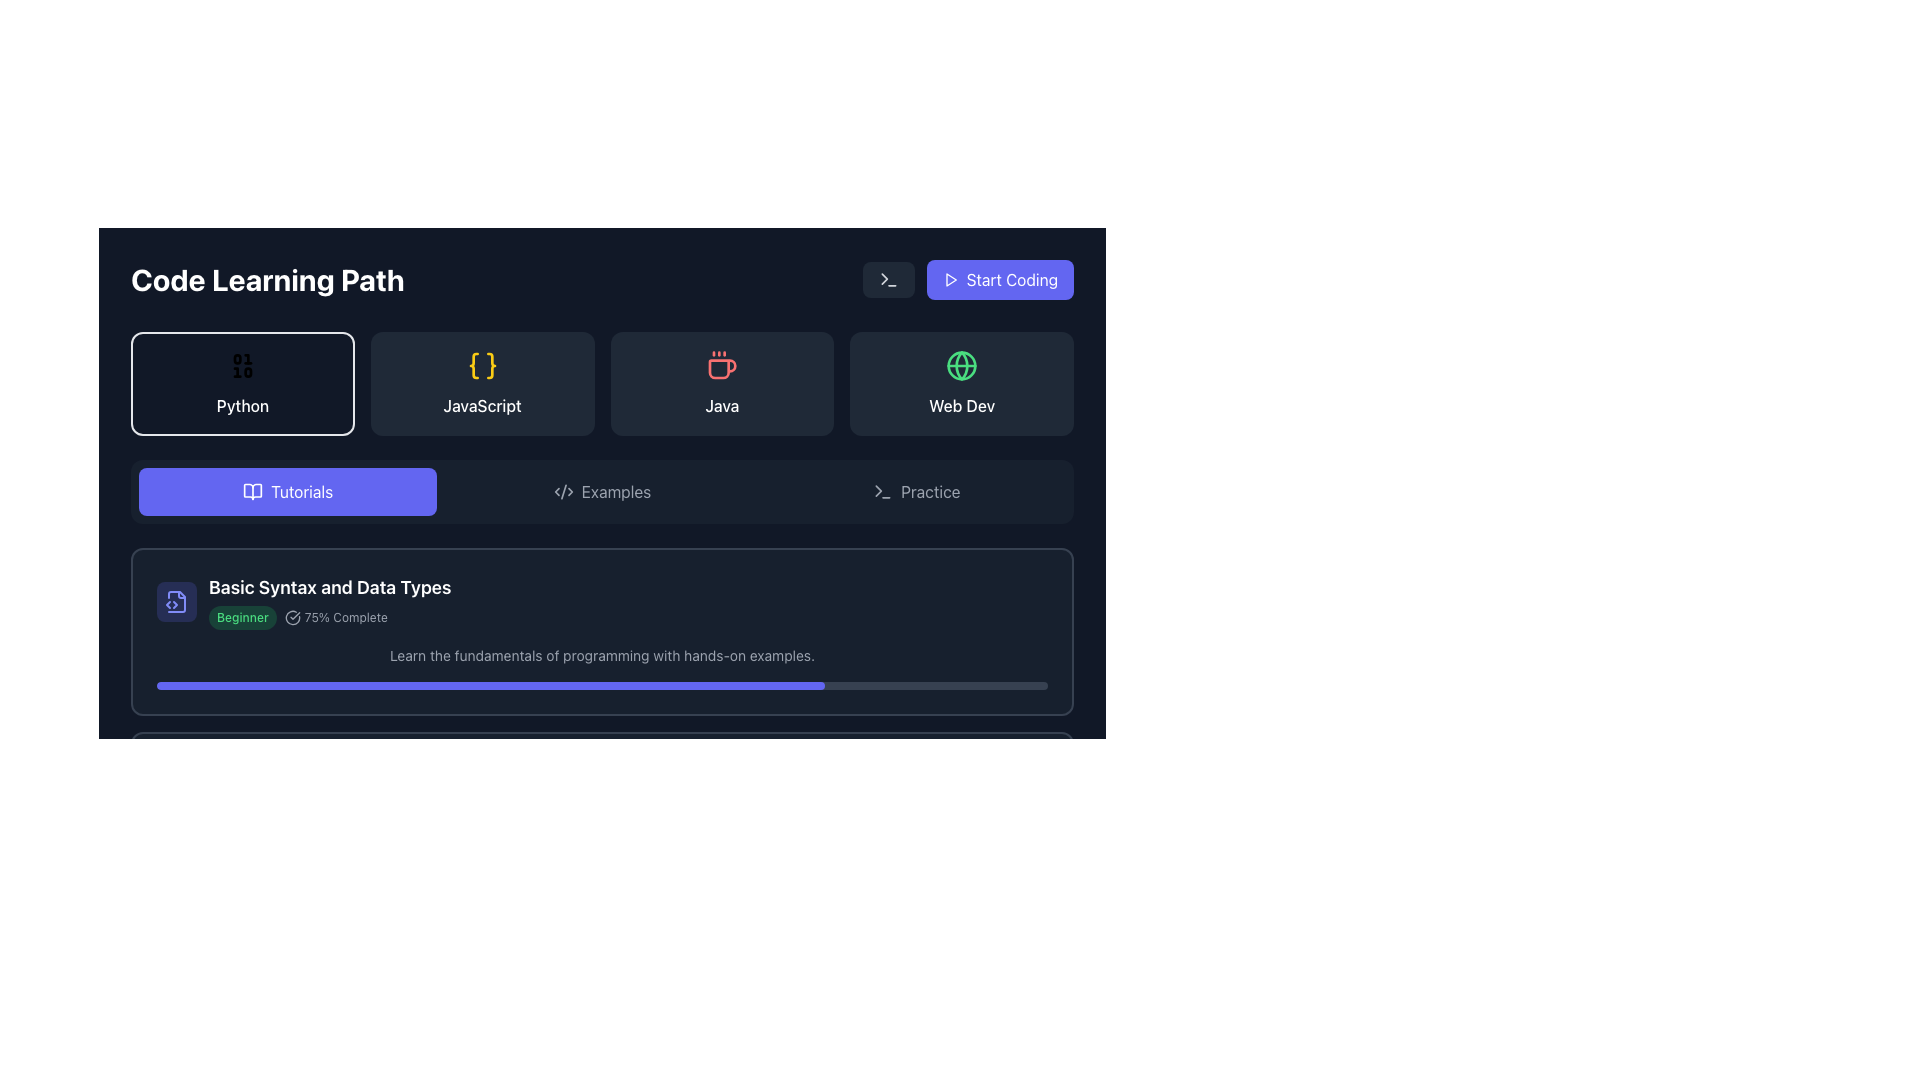  What do you see at coordinates (336, 616) in the screenshot?
I see `the progress information UI component, which displays task completion percentage and includes a checkmark icon, located to the right of the 'Beginner' tag` at bounding box center [336, 616].